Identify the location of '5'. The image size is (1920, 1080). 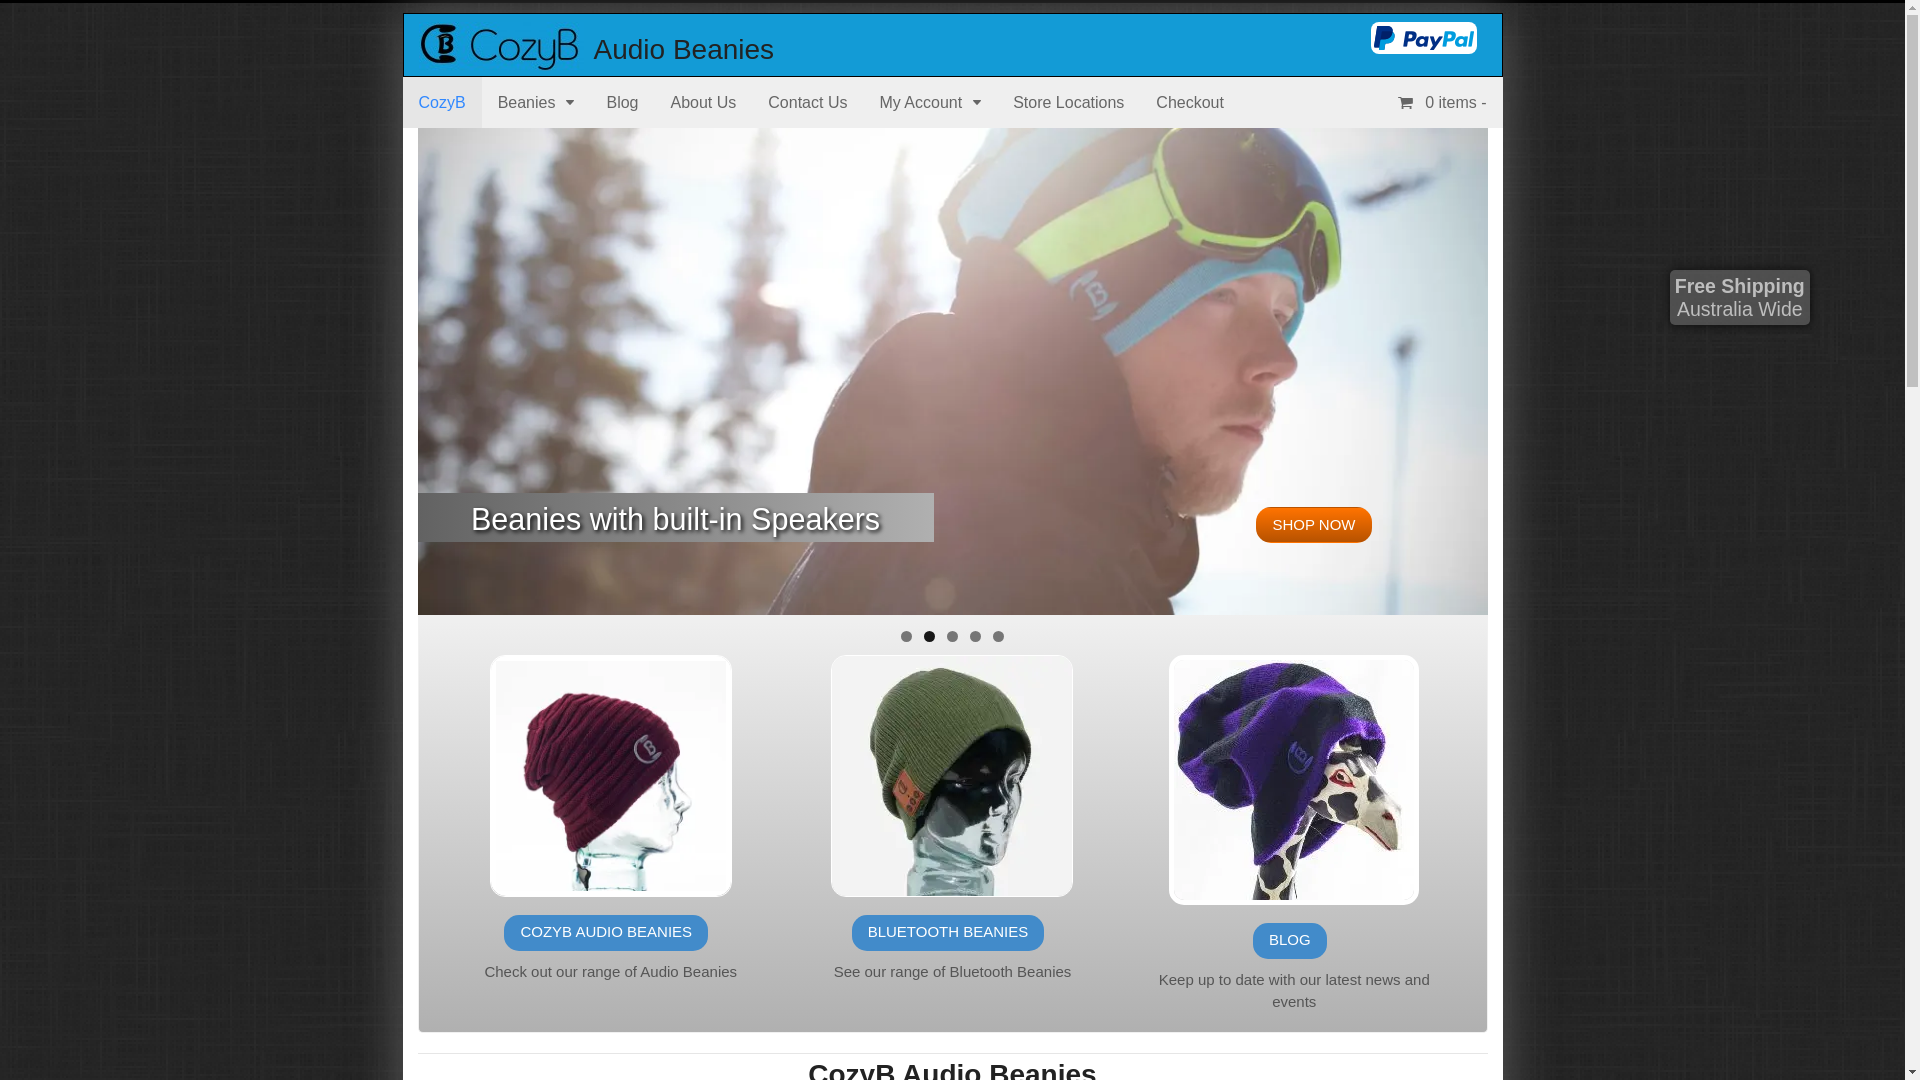
(998, 636).